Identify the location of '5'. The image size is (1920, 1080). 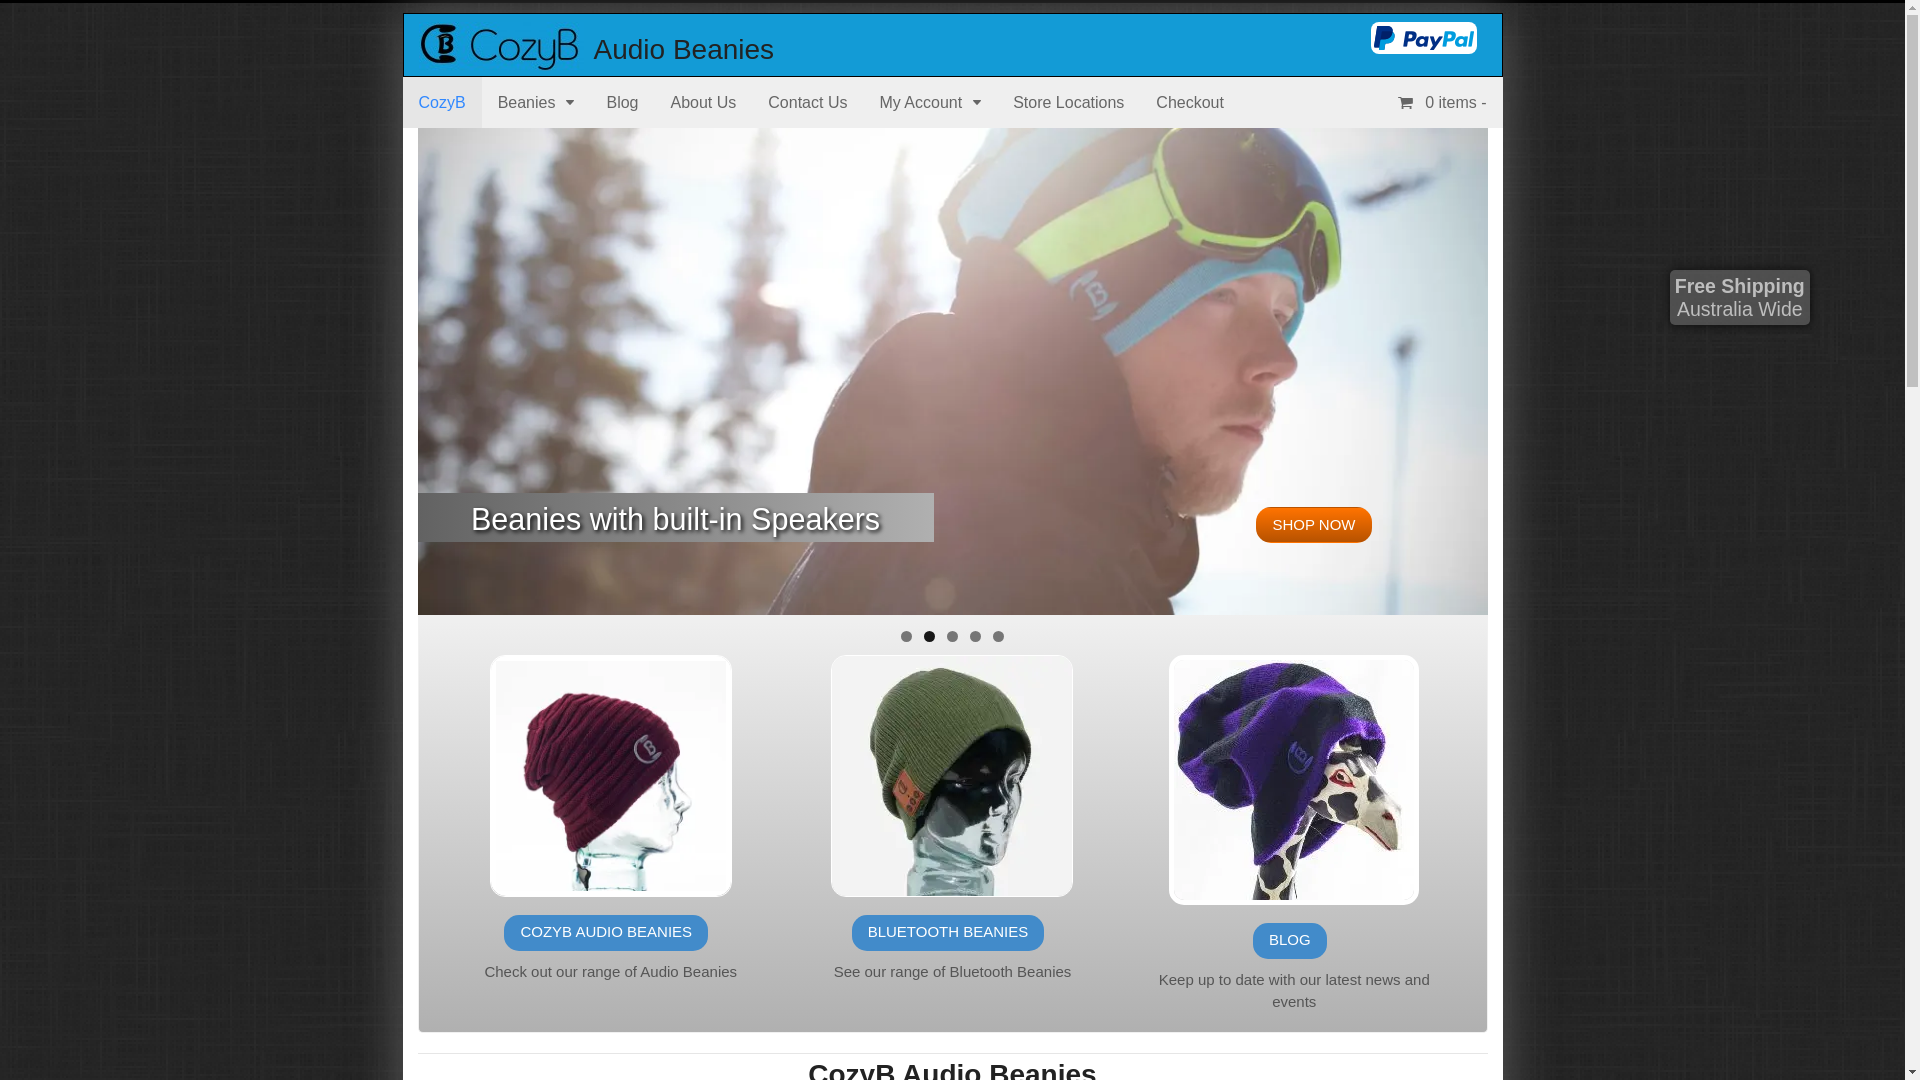
(998, 636).